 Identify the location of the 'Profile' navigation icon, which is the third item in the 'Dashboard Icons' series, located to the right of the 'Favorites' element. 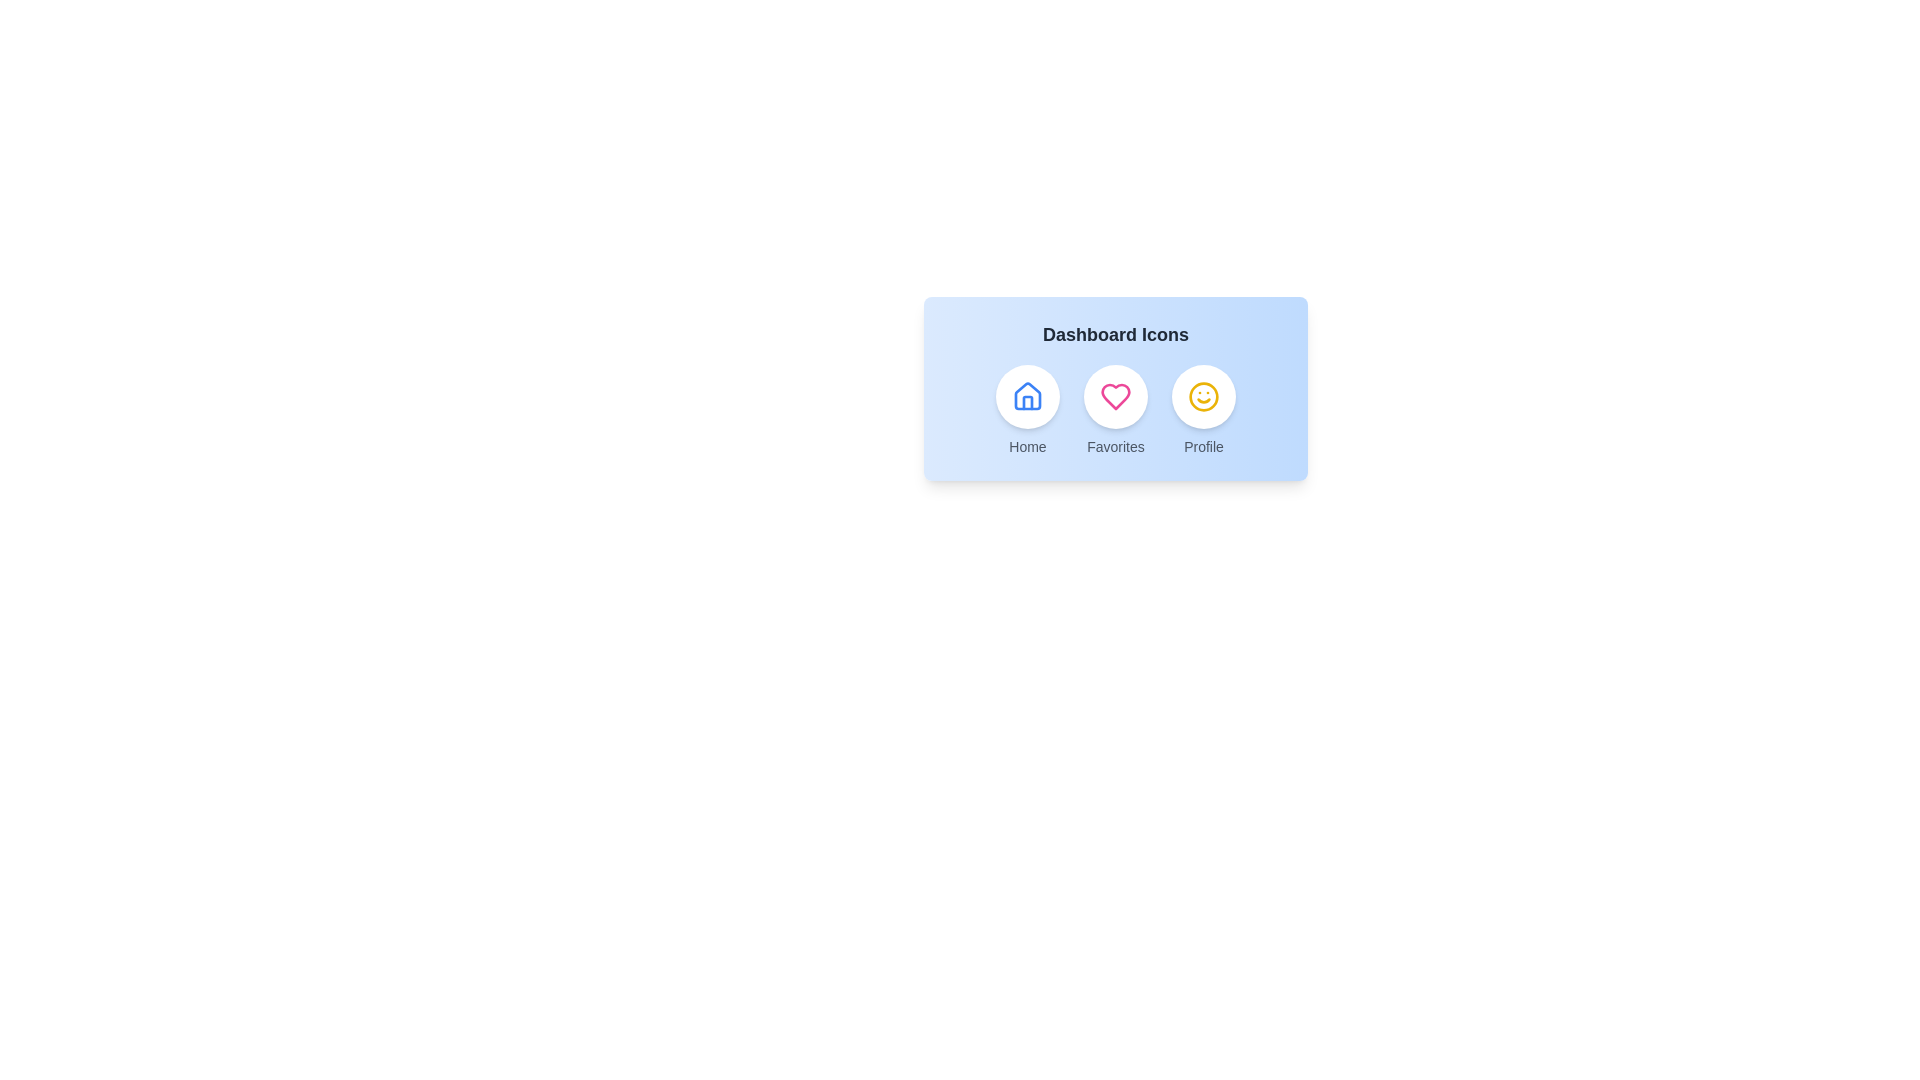
(1203, 410).